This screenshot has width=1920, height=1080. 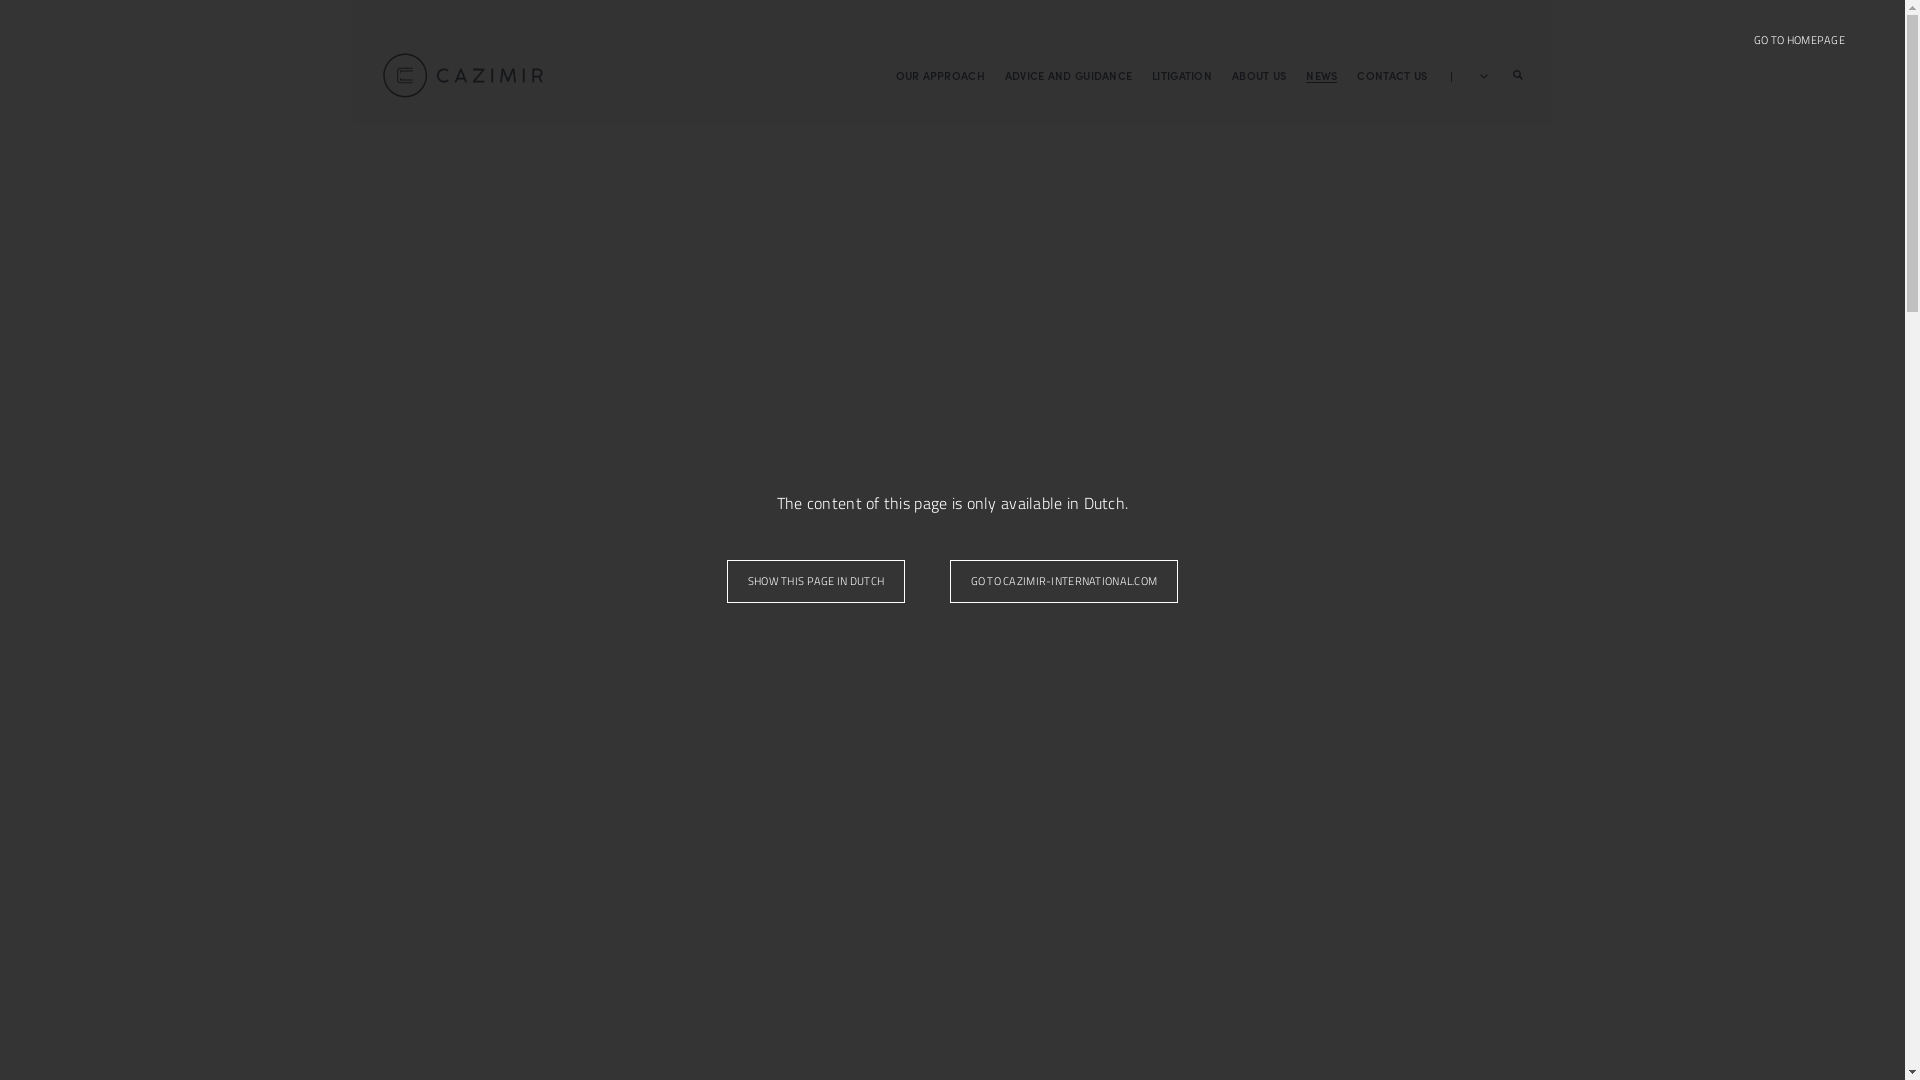 What do you see at coordinates (1181, 73) in the screenshot?
I see `'LITIGATION'` at bounding box center [1181, 73].